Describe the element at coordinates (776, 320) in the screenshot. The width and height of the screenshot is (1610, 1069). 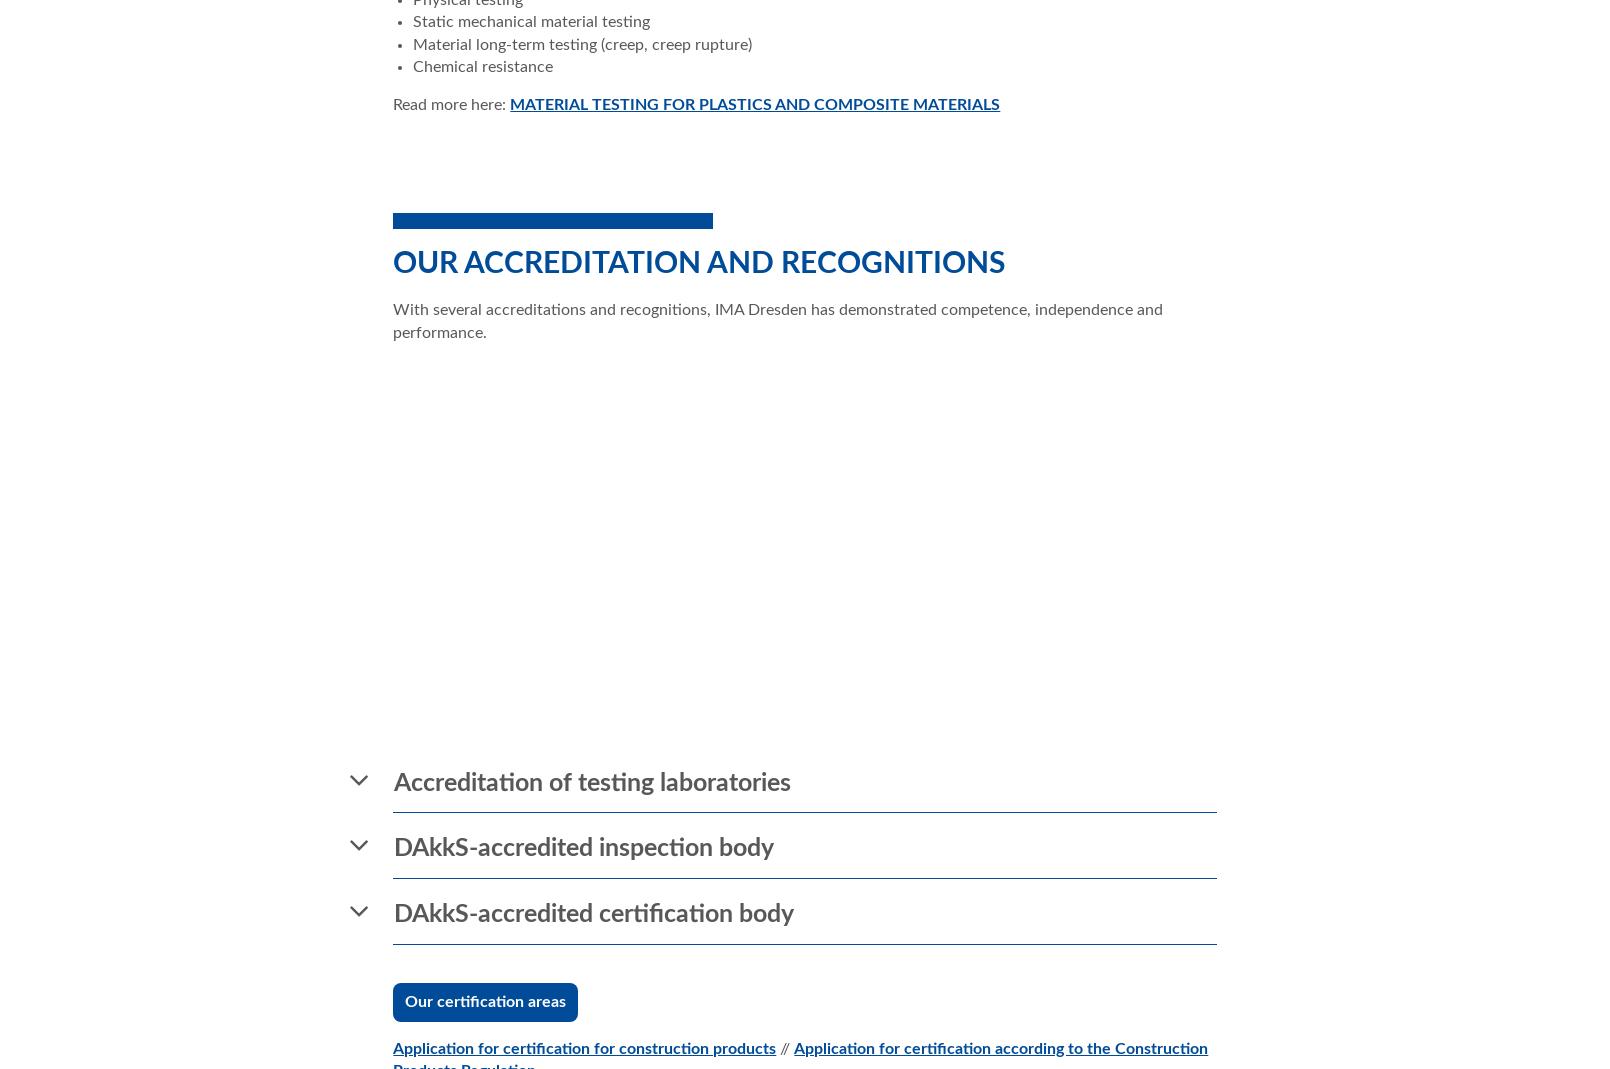
I see `'With several accreditations and recognitions, IMA Dresden has demonstrated competence, independence and performance.'` at that location.